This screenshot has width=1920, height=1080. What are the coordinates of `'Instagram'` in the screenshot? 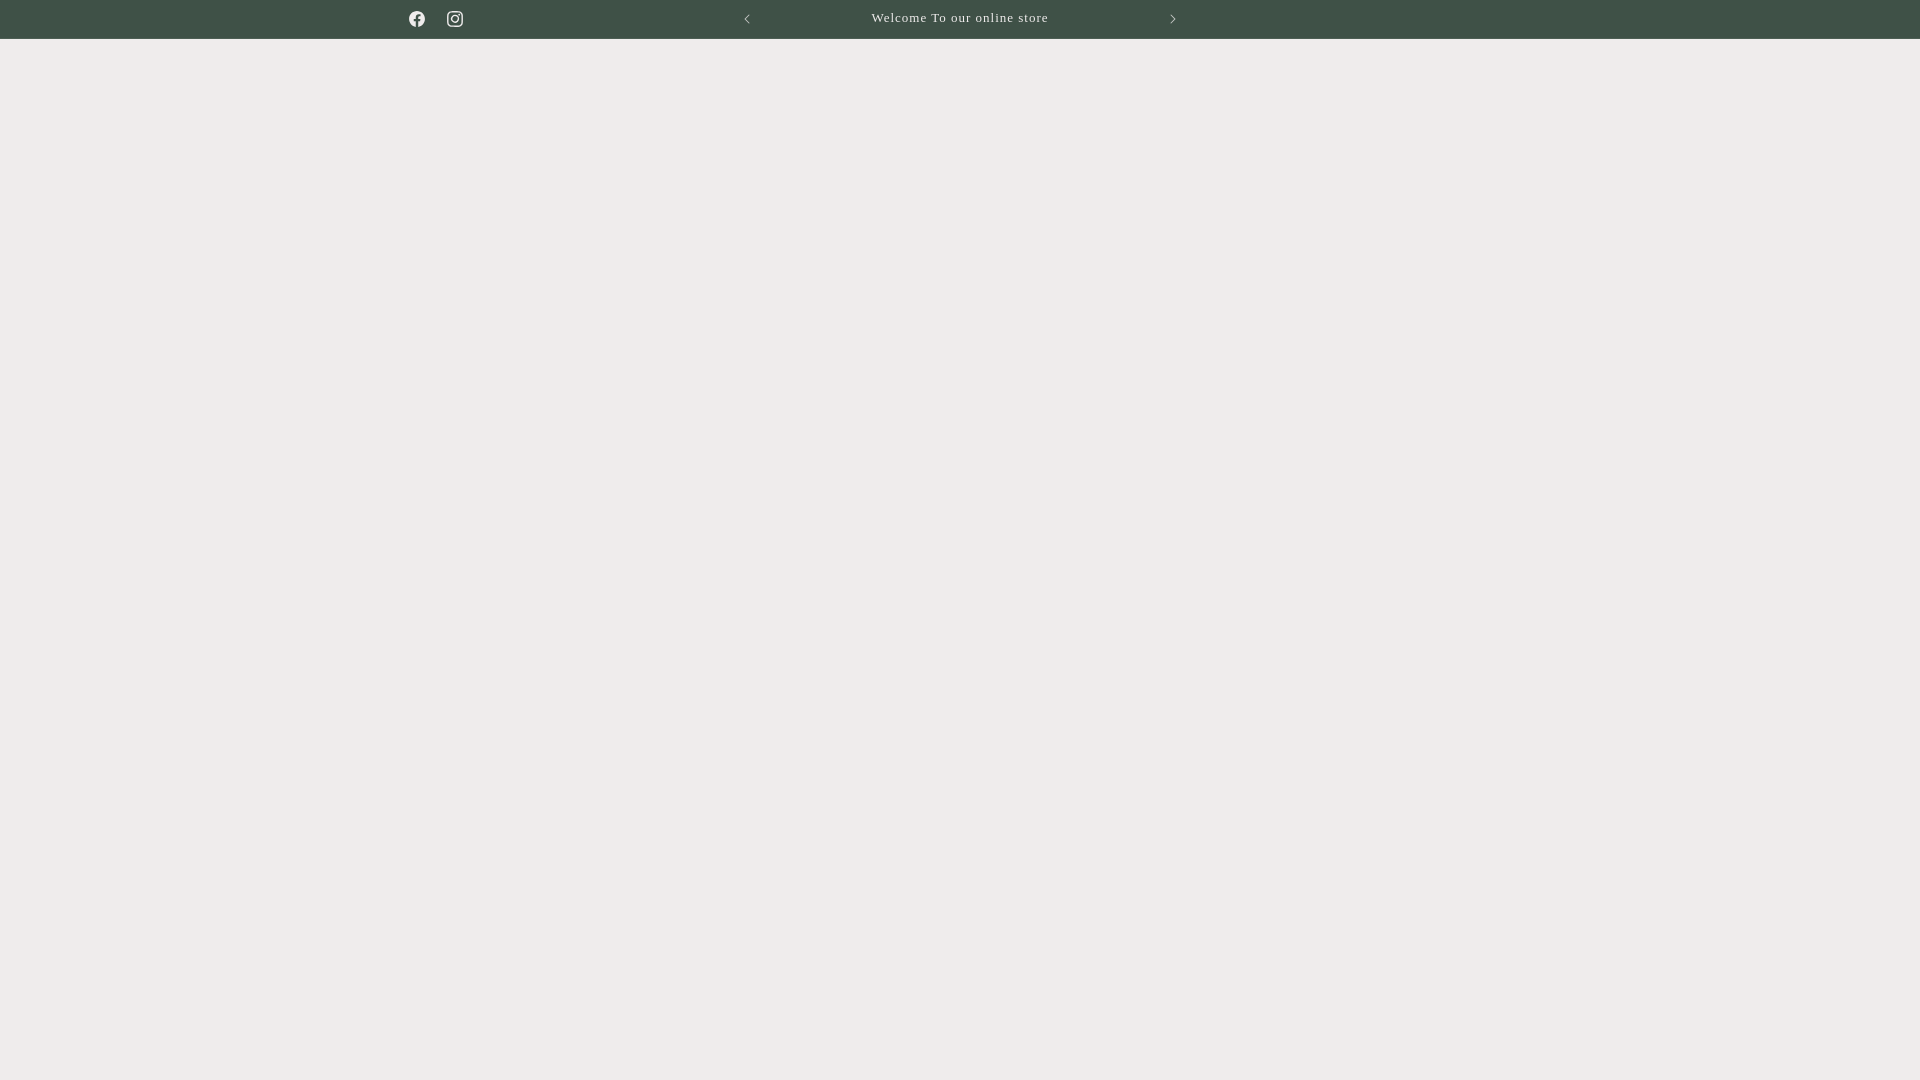 It's located at (454, 19).